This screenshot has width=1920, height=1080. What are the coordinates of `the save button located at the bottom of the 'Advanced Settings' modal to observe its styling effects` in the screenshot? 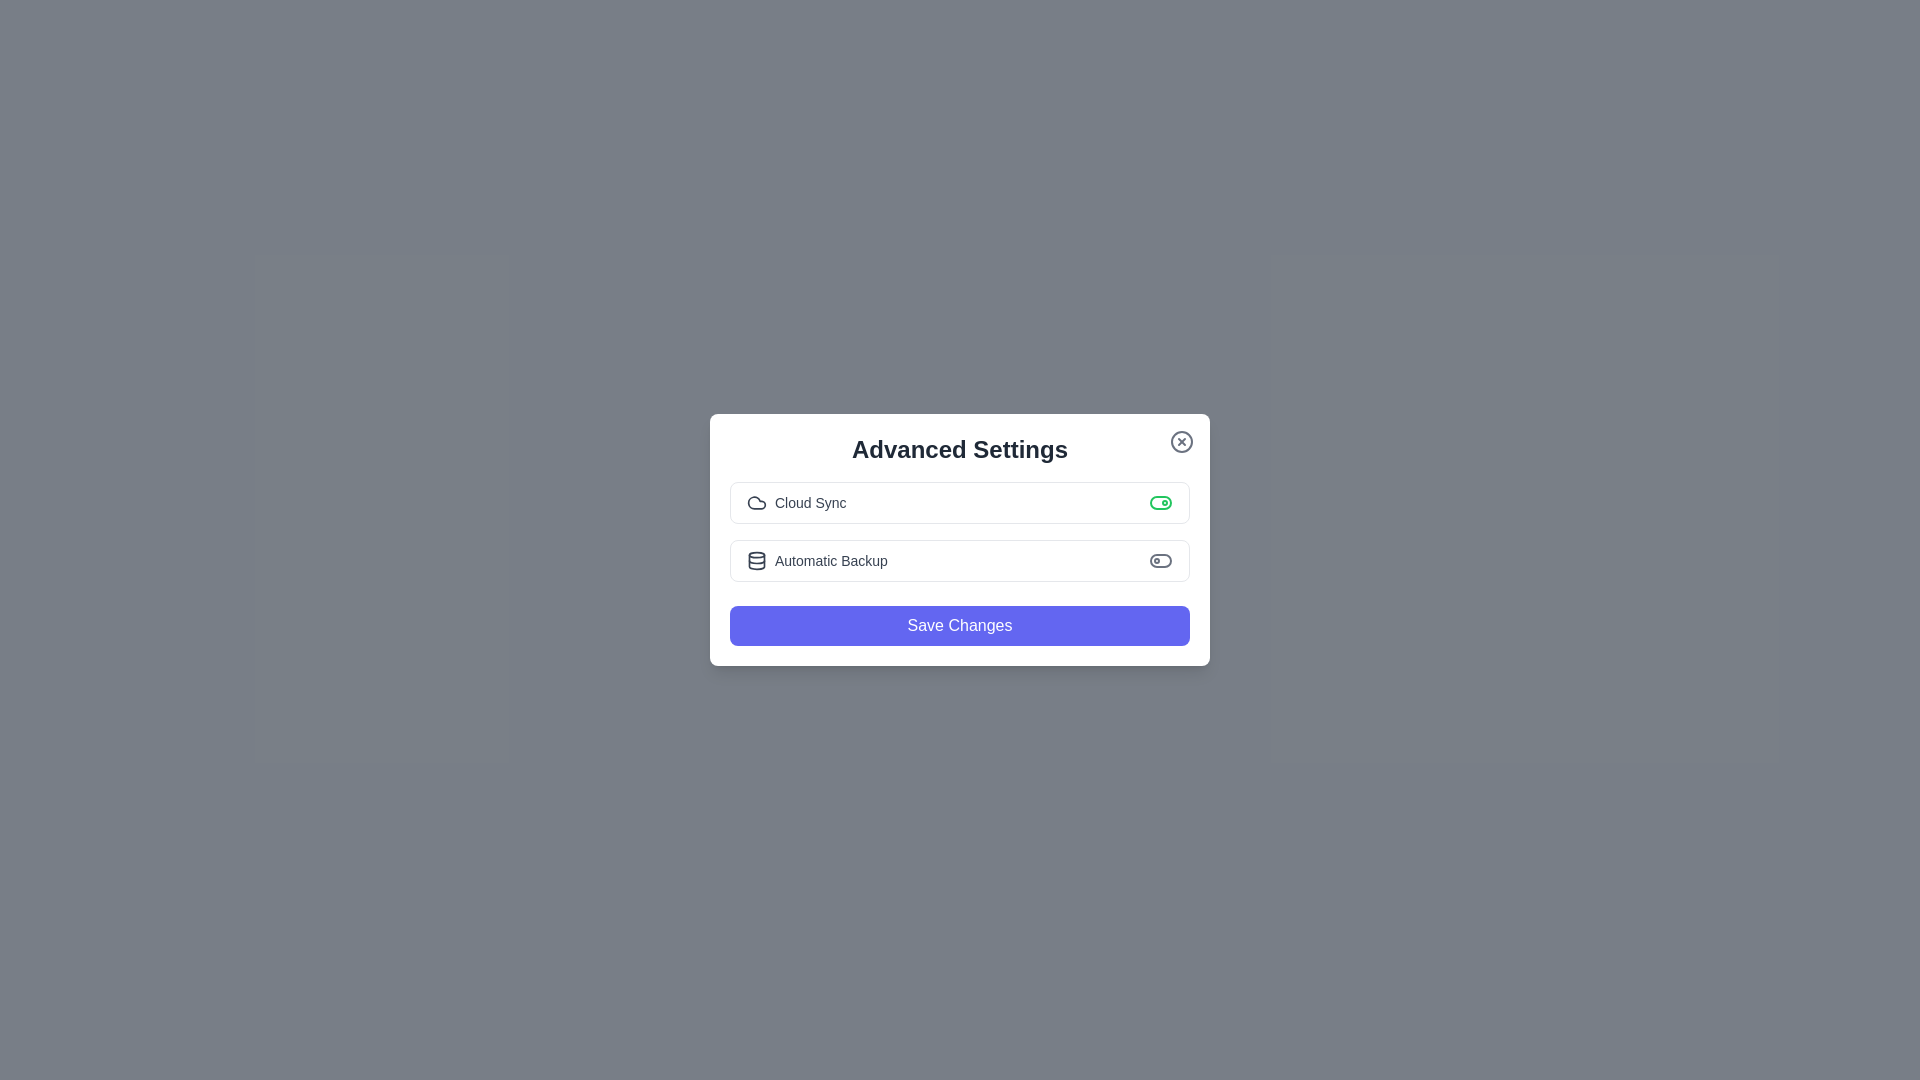 It's located at (960, 624).